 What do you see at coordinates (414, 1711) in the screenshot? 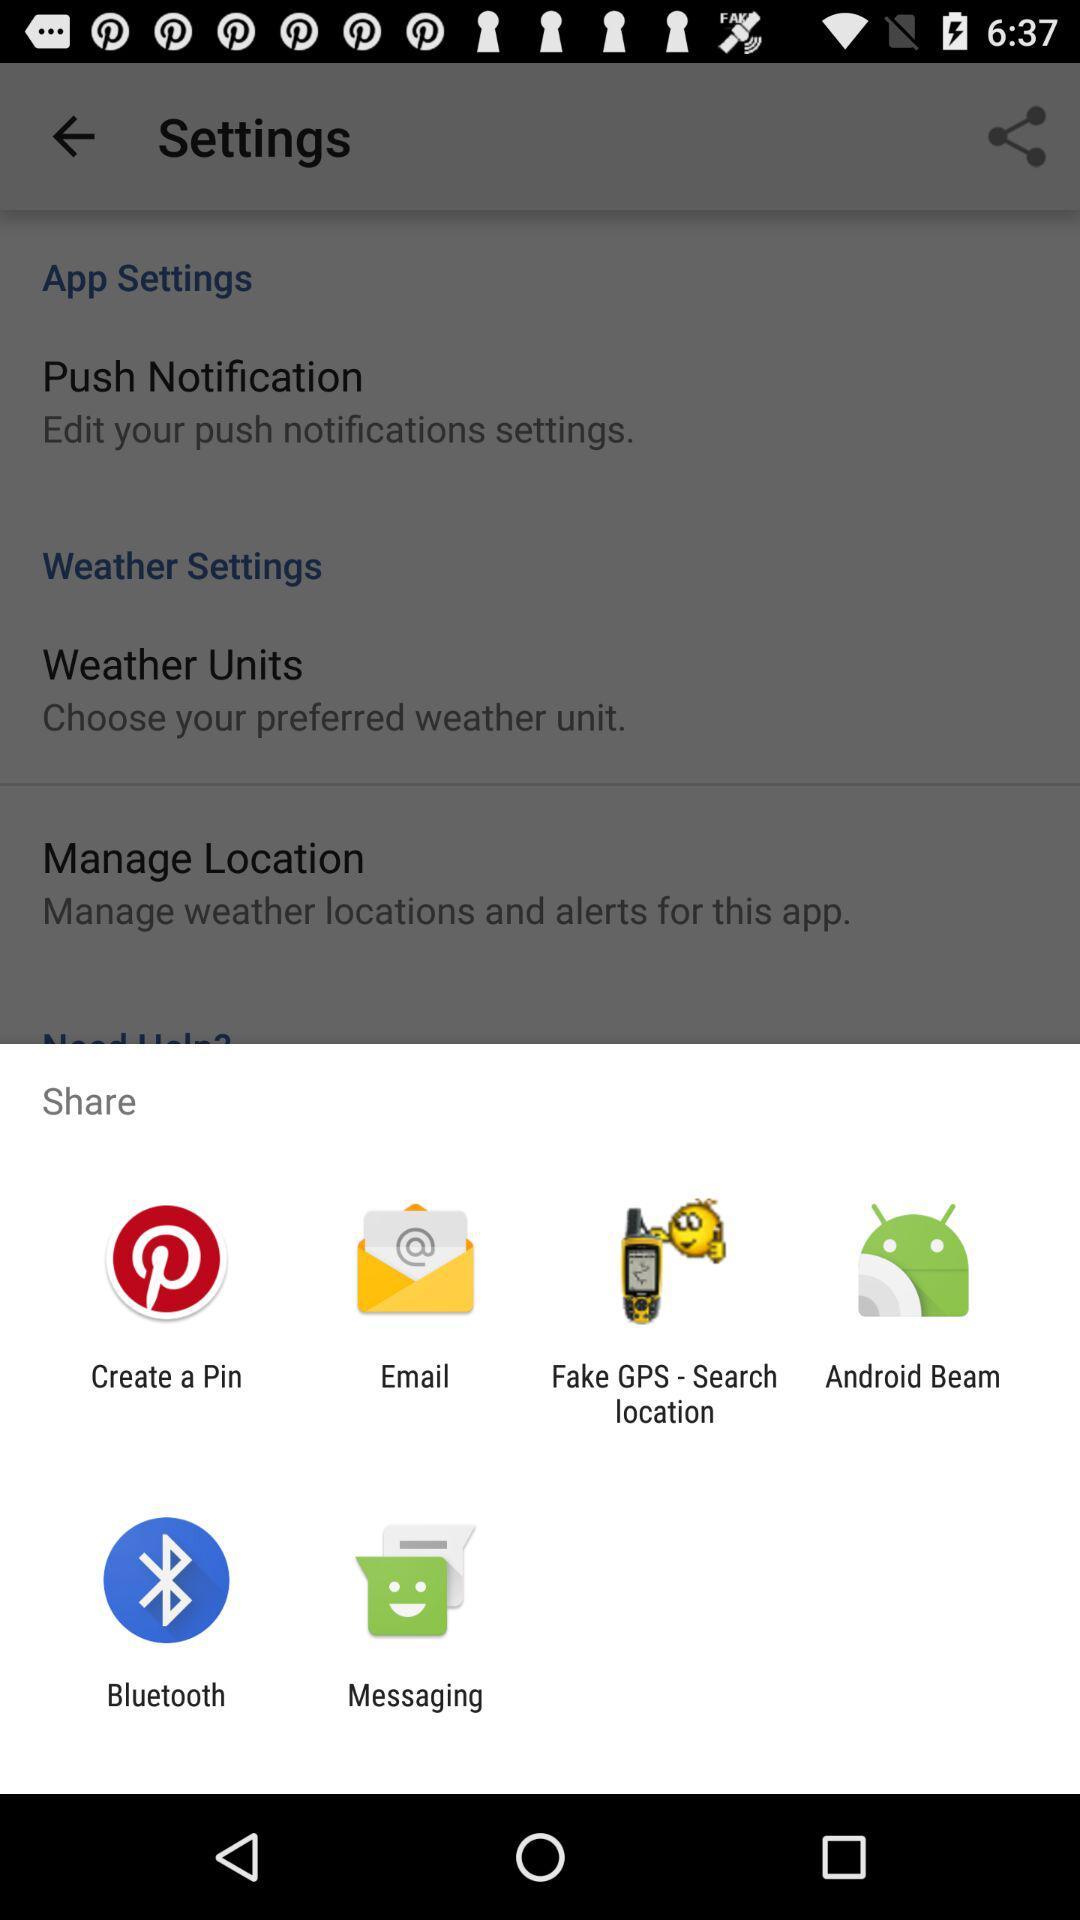
I see `messaging icon` at bounding box center [414, 1711].